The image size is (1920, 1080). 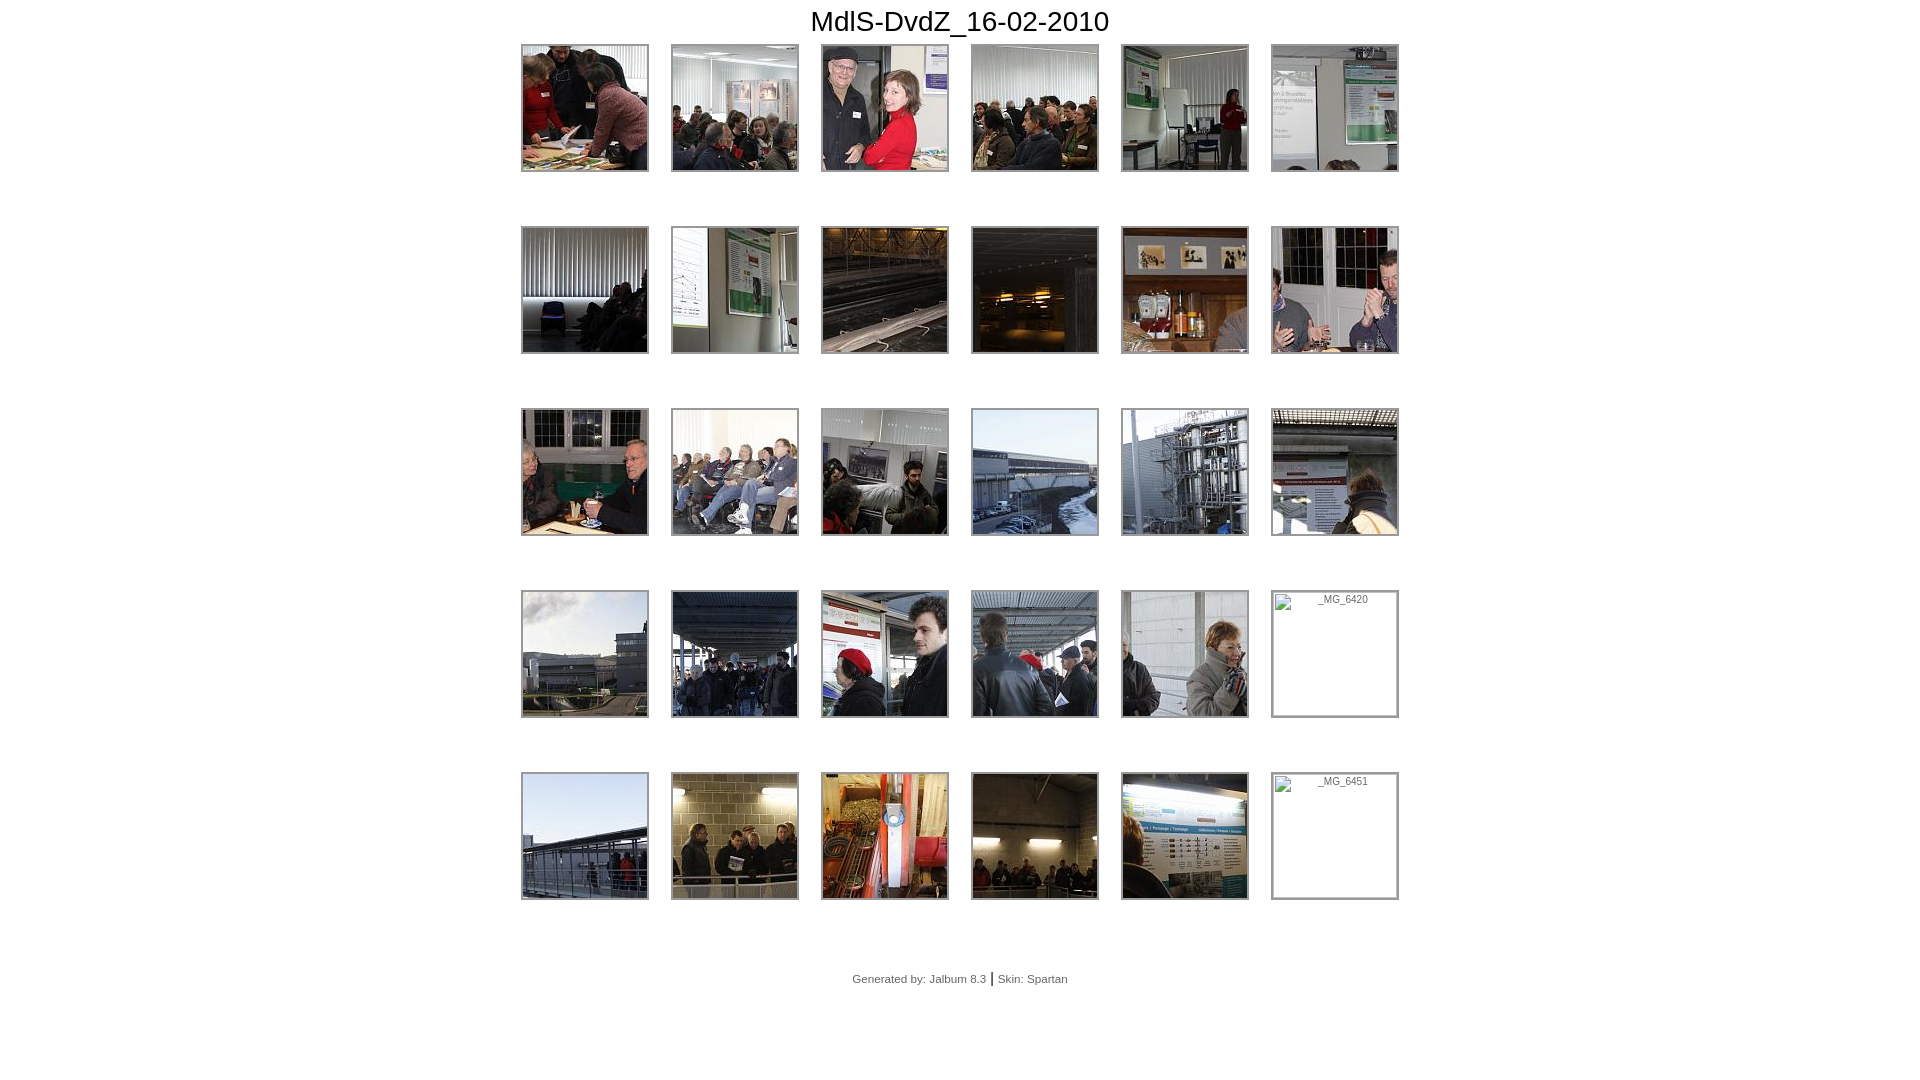 What do you see at coordinates (1032, 977) in the screenshot?
I see `'Skin: Spartan'` at bounding box center [1032, 977].